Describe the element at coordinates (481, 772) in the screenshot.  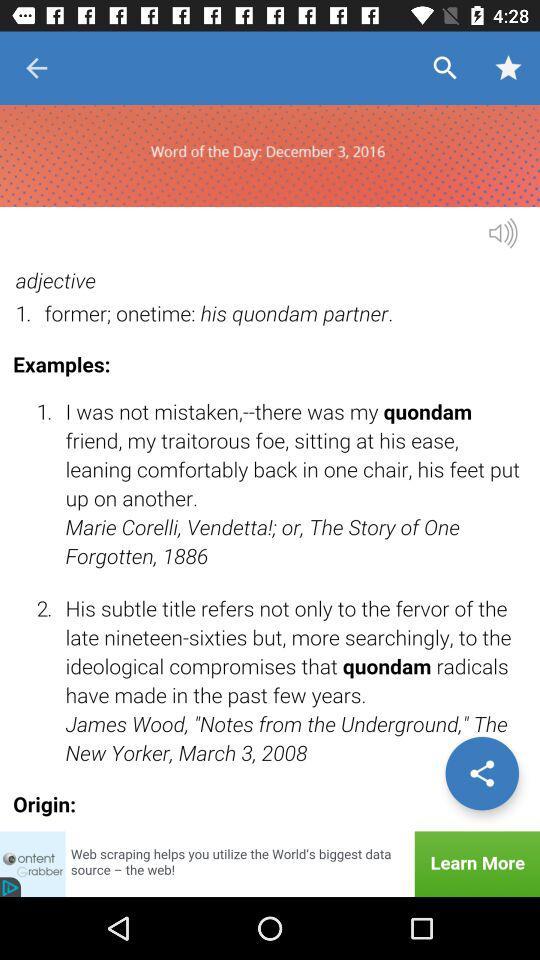
I see `the share icon` at that location.